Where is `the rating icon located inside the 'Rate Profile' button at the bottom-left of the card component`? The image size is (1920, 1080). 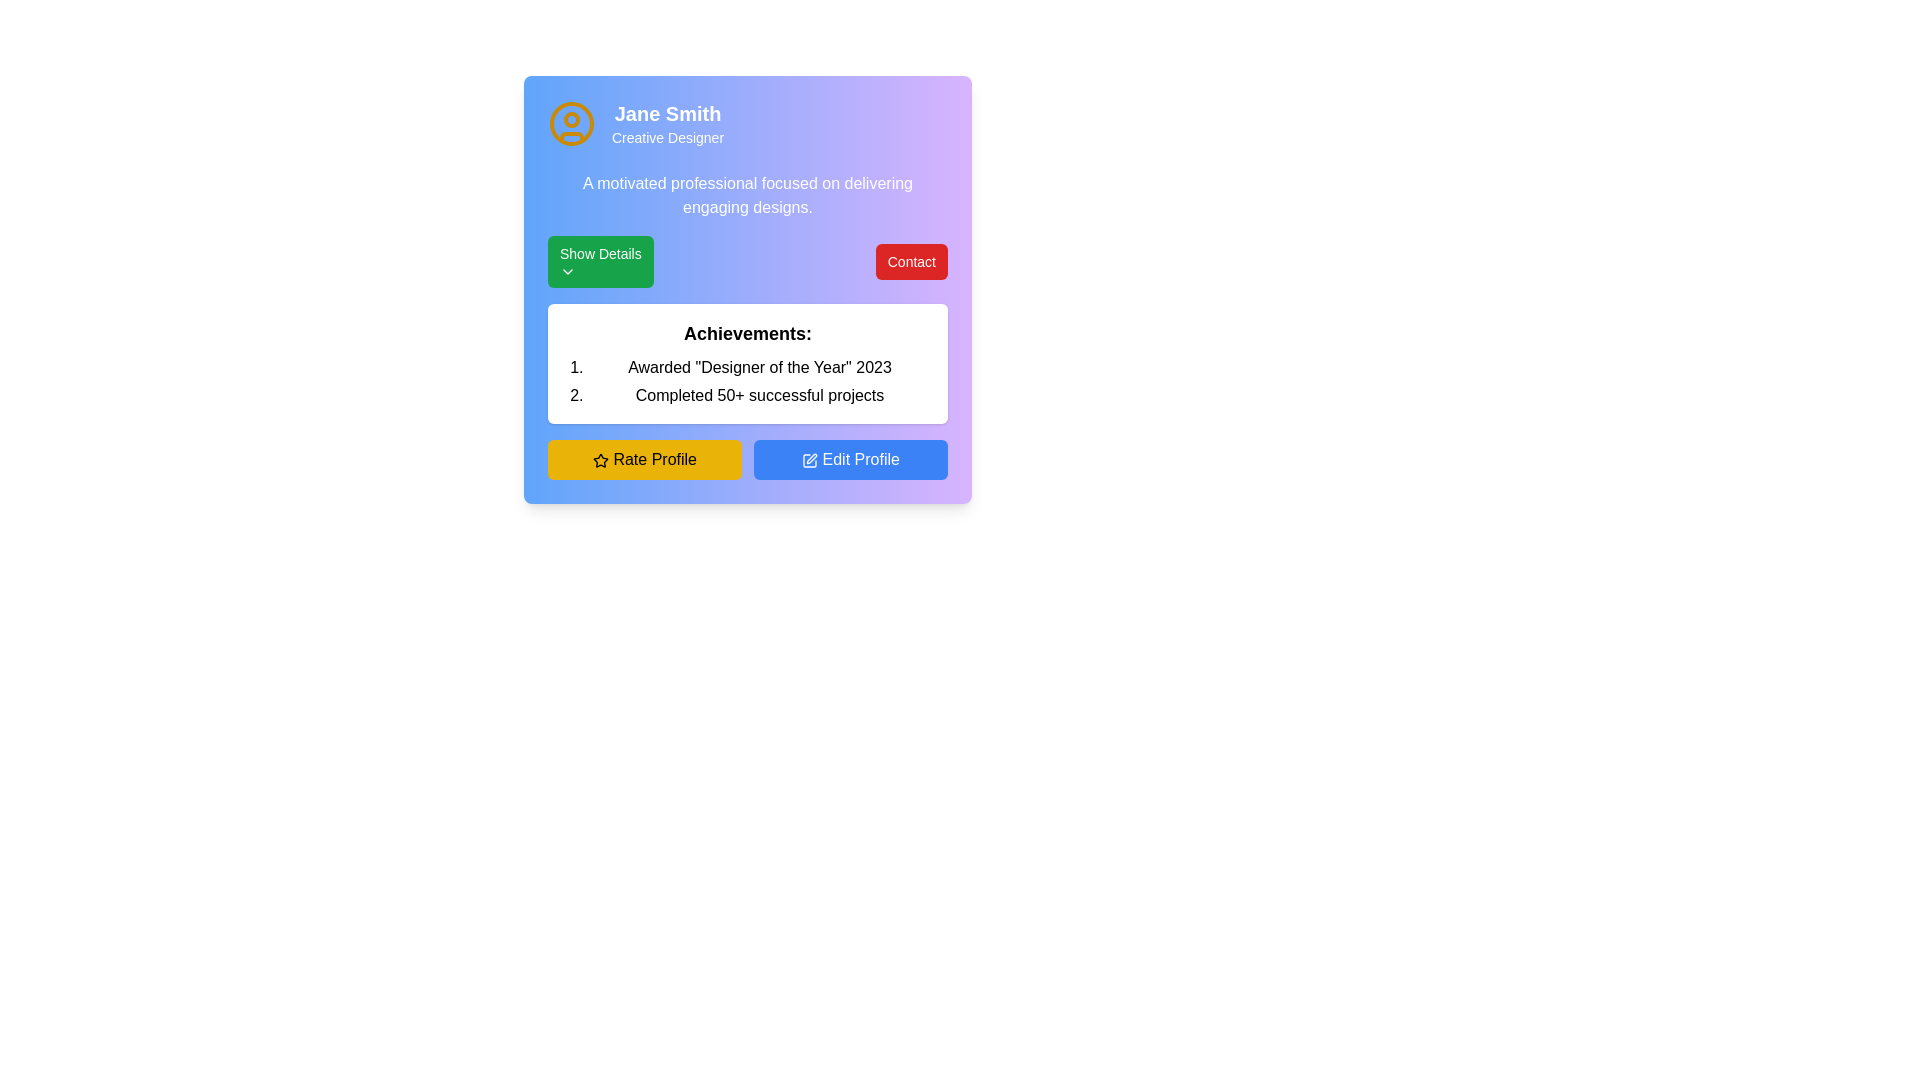 the rating icon located inside the 'Rate Profile' button at the bottom-left of the card component is located at coordinates (599, 460).